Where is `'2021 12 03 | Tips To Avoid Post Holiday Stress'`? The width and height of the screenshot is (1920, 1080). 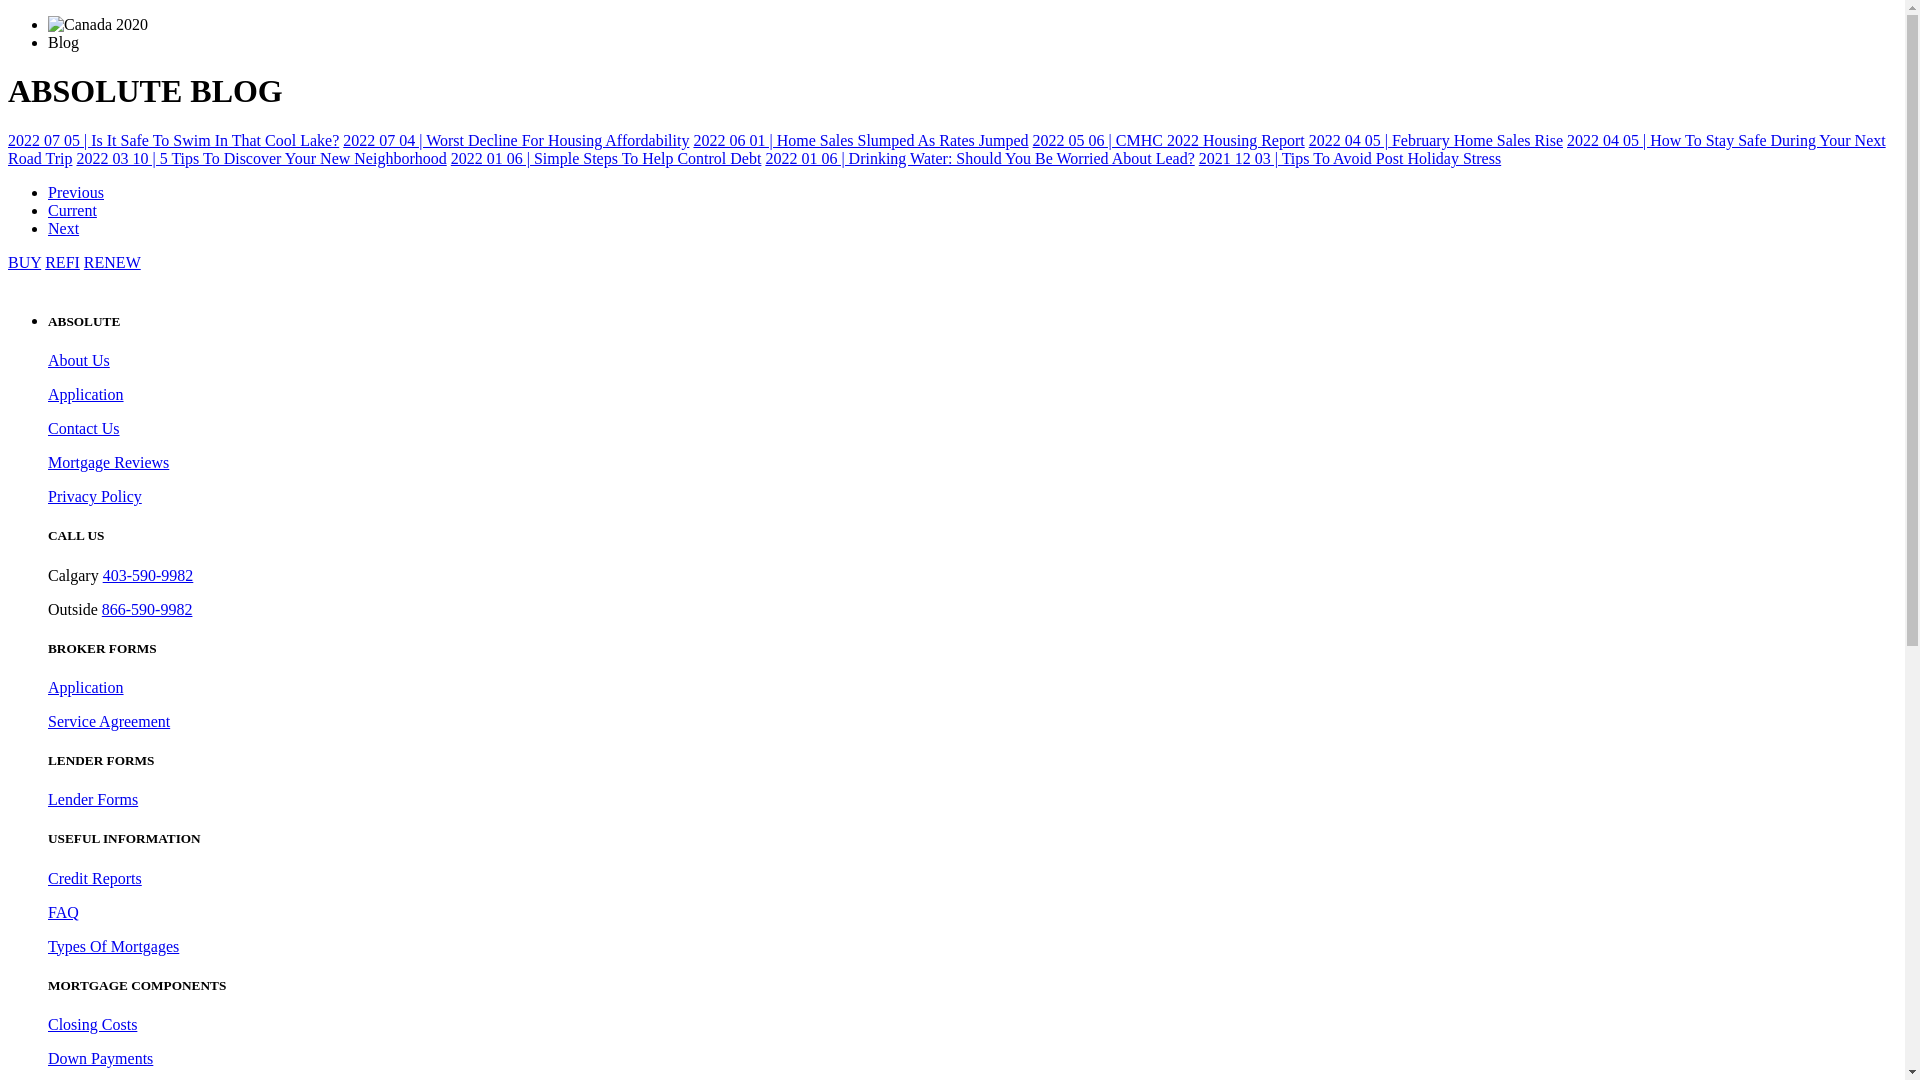 '2021 12 03 | Tips To Avoid Post Holiday Stress' is located at coordinates (1349, 157).